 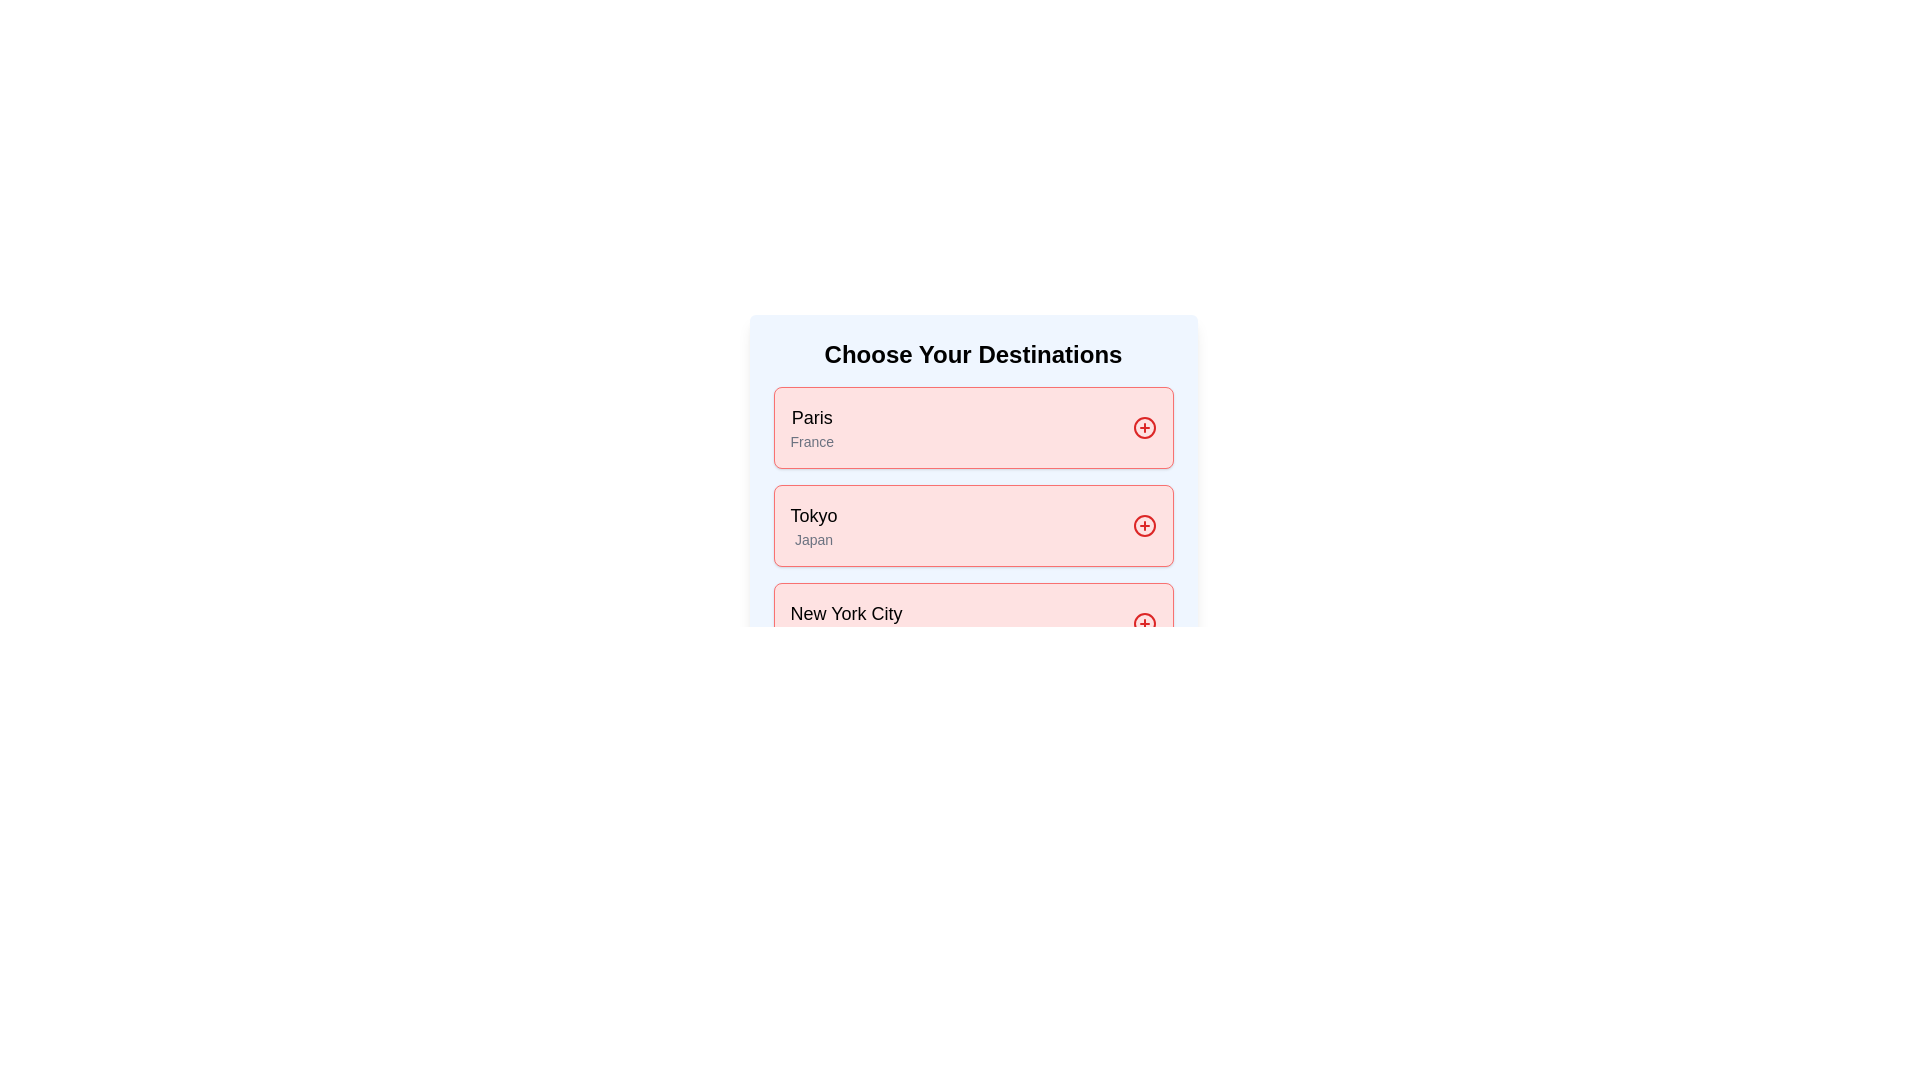 What do you see at coordinates (1144, 623) in the screenshot?
I see `the circular graphic element located in the bottom-right area of the 'New York City' card` at bounding box center [1144, 623].